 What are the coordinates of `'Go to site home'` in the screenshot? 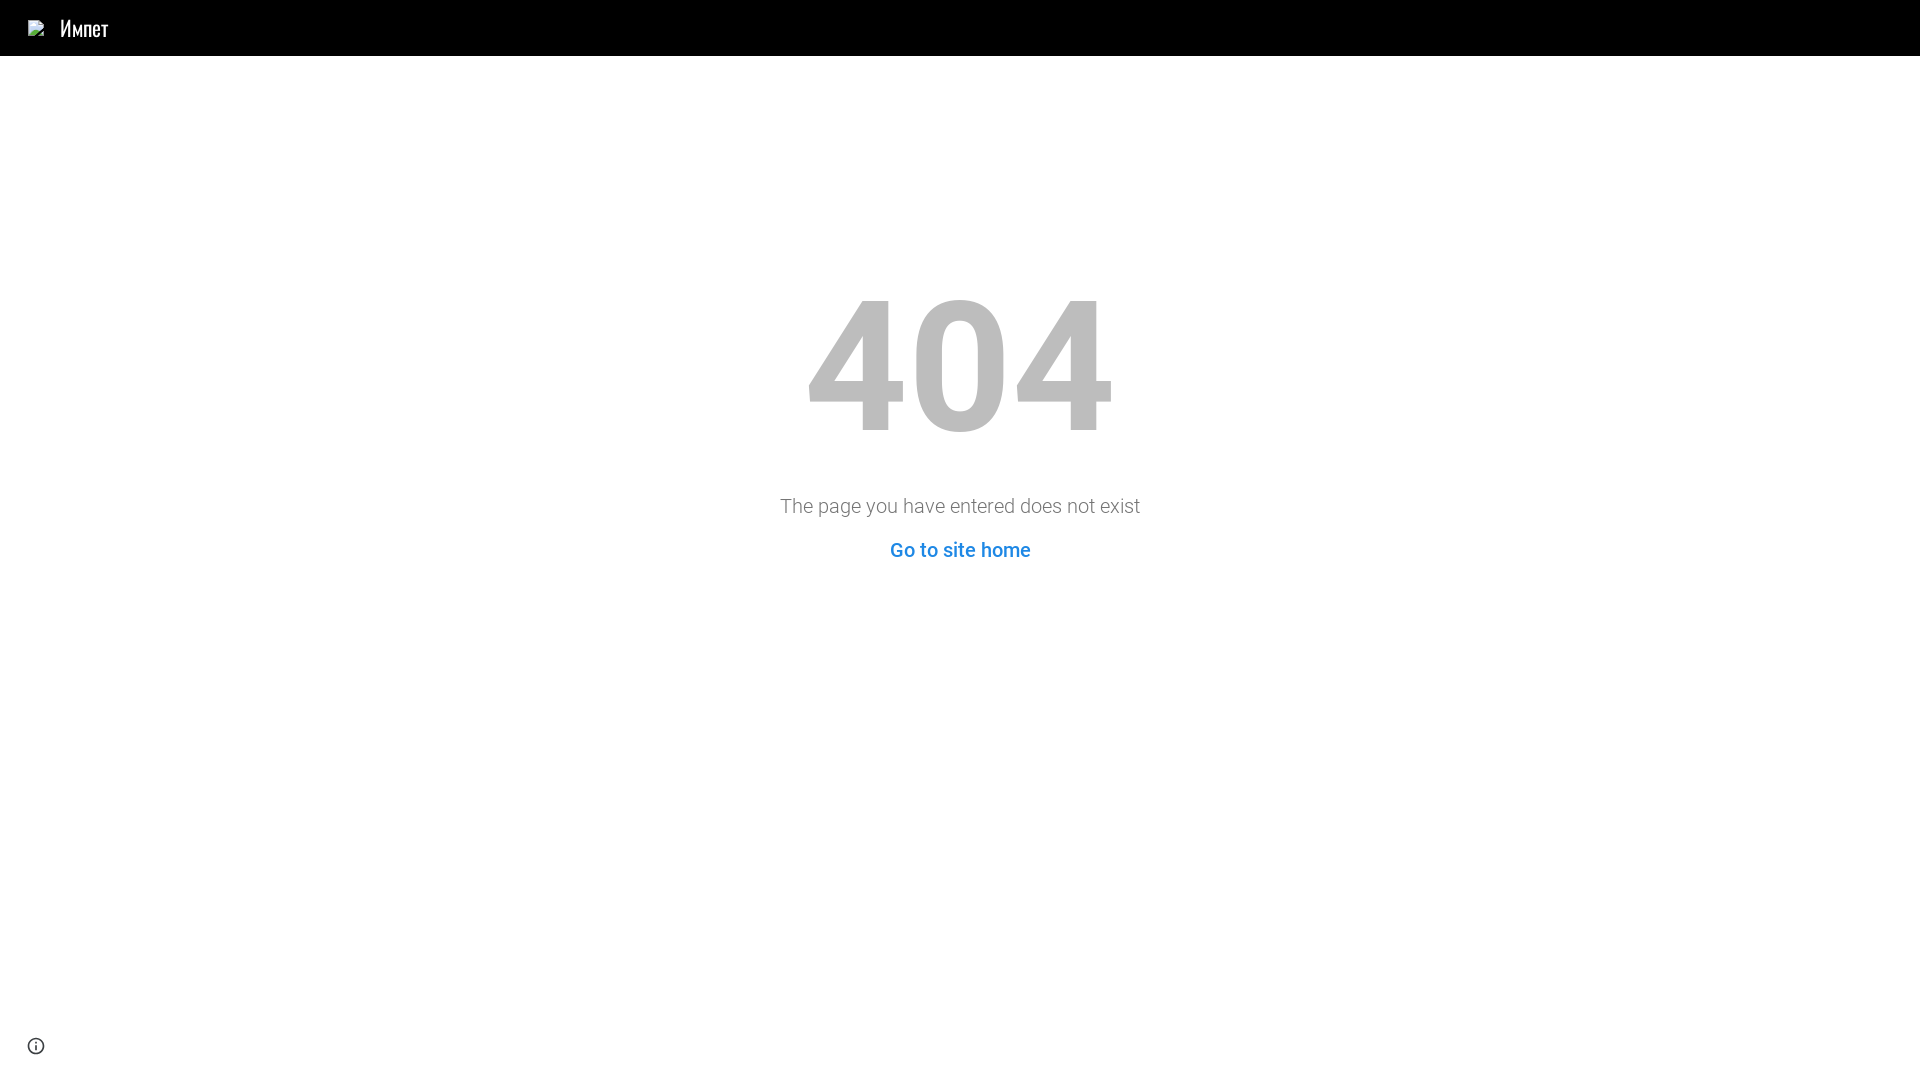 It's located at (960, 550).